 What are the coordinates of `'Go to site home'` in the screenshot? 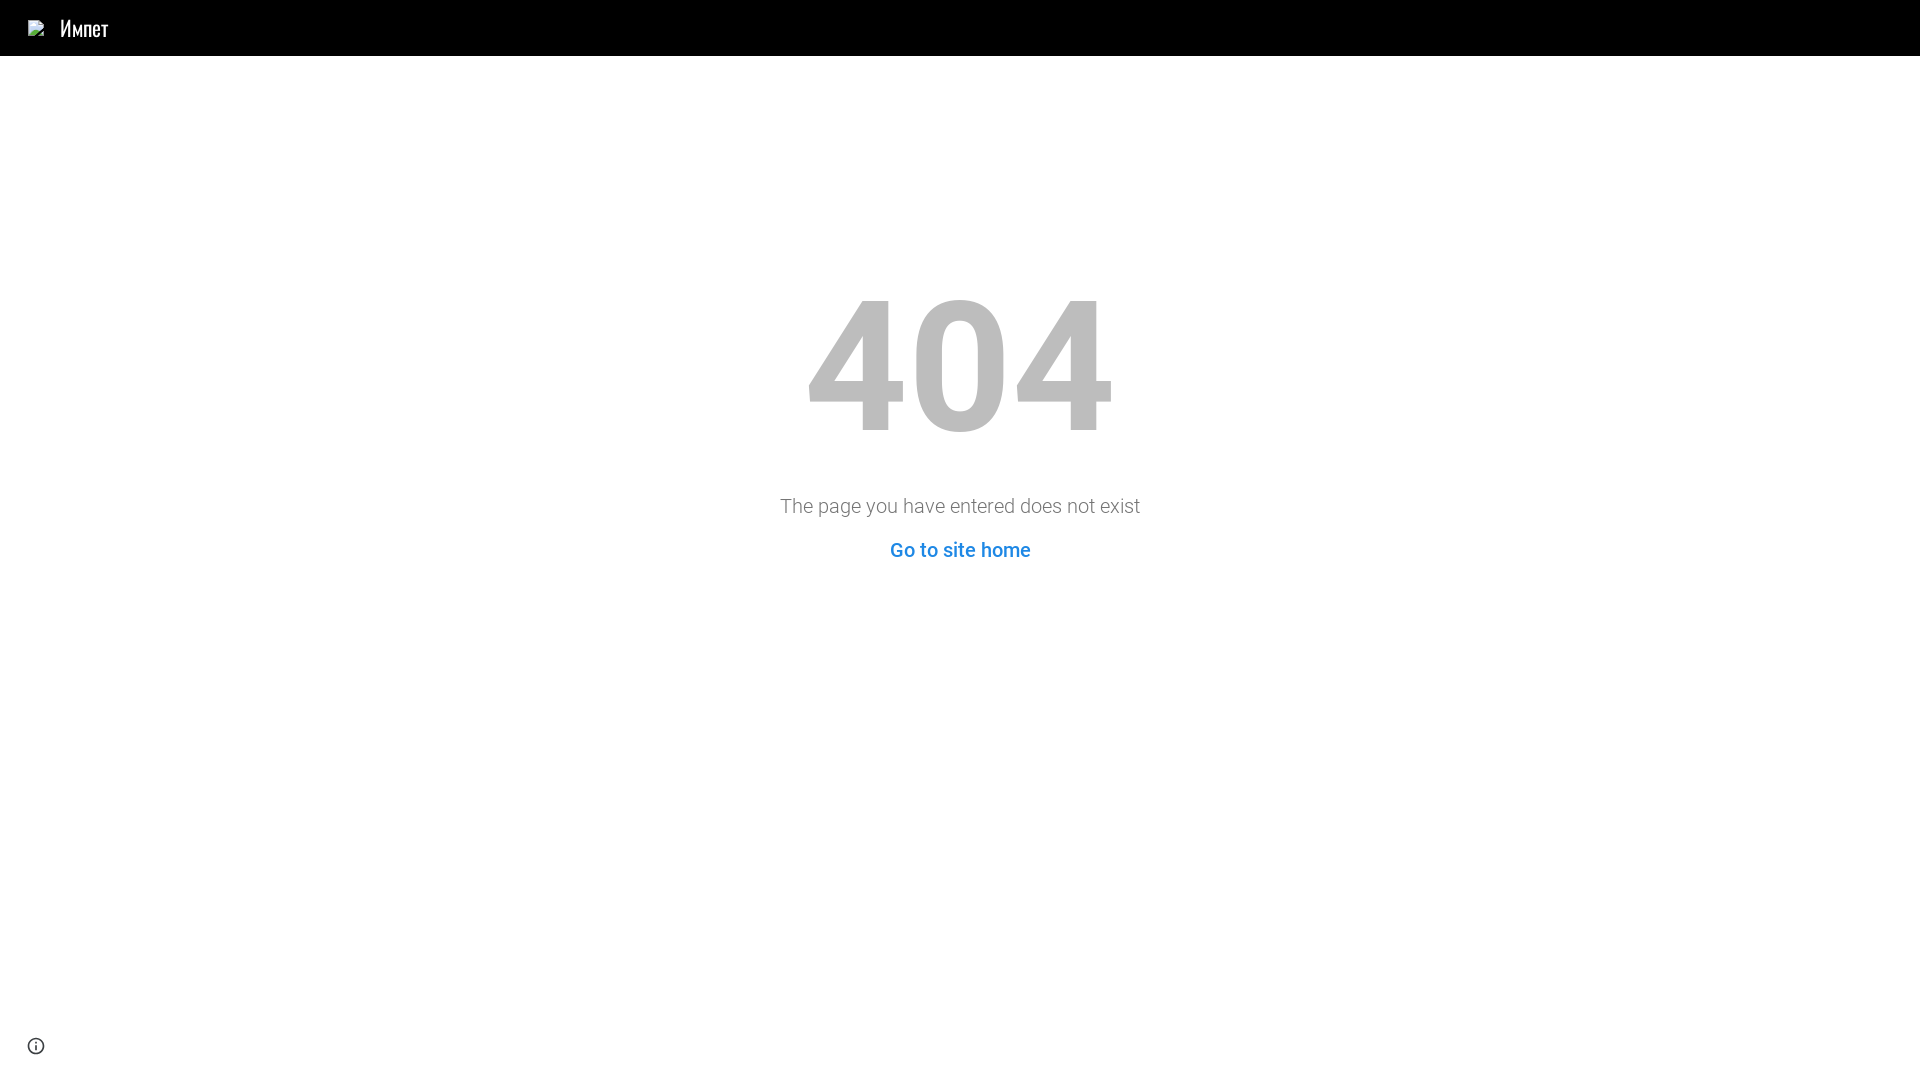 It's located at (960, 550).